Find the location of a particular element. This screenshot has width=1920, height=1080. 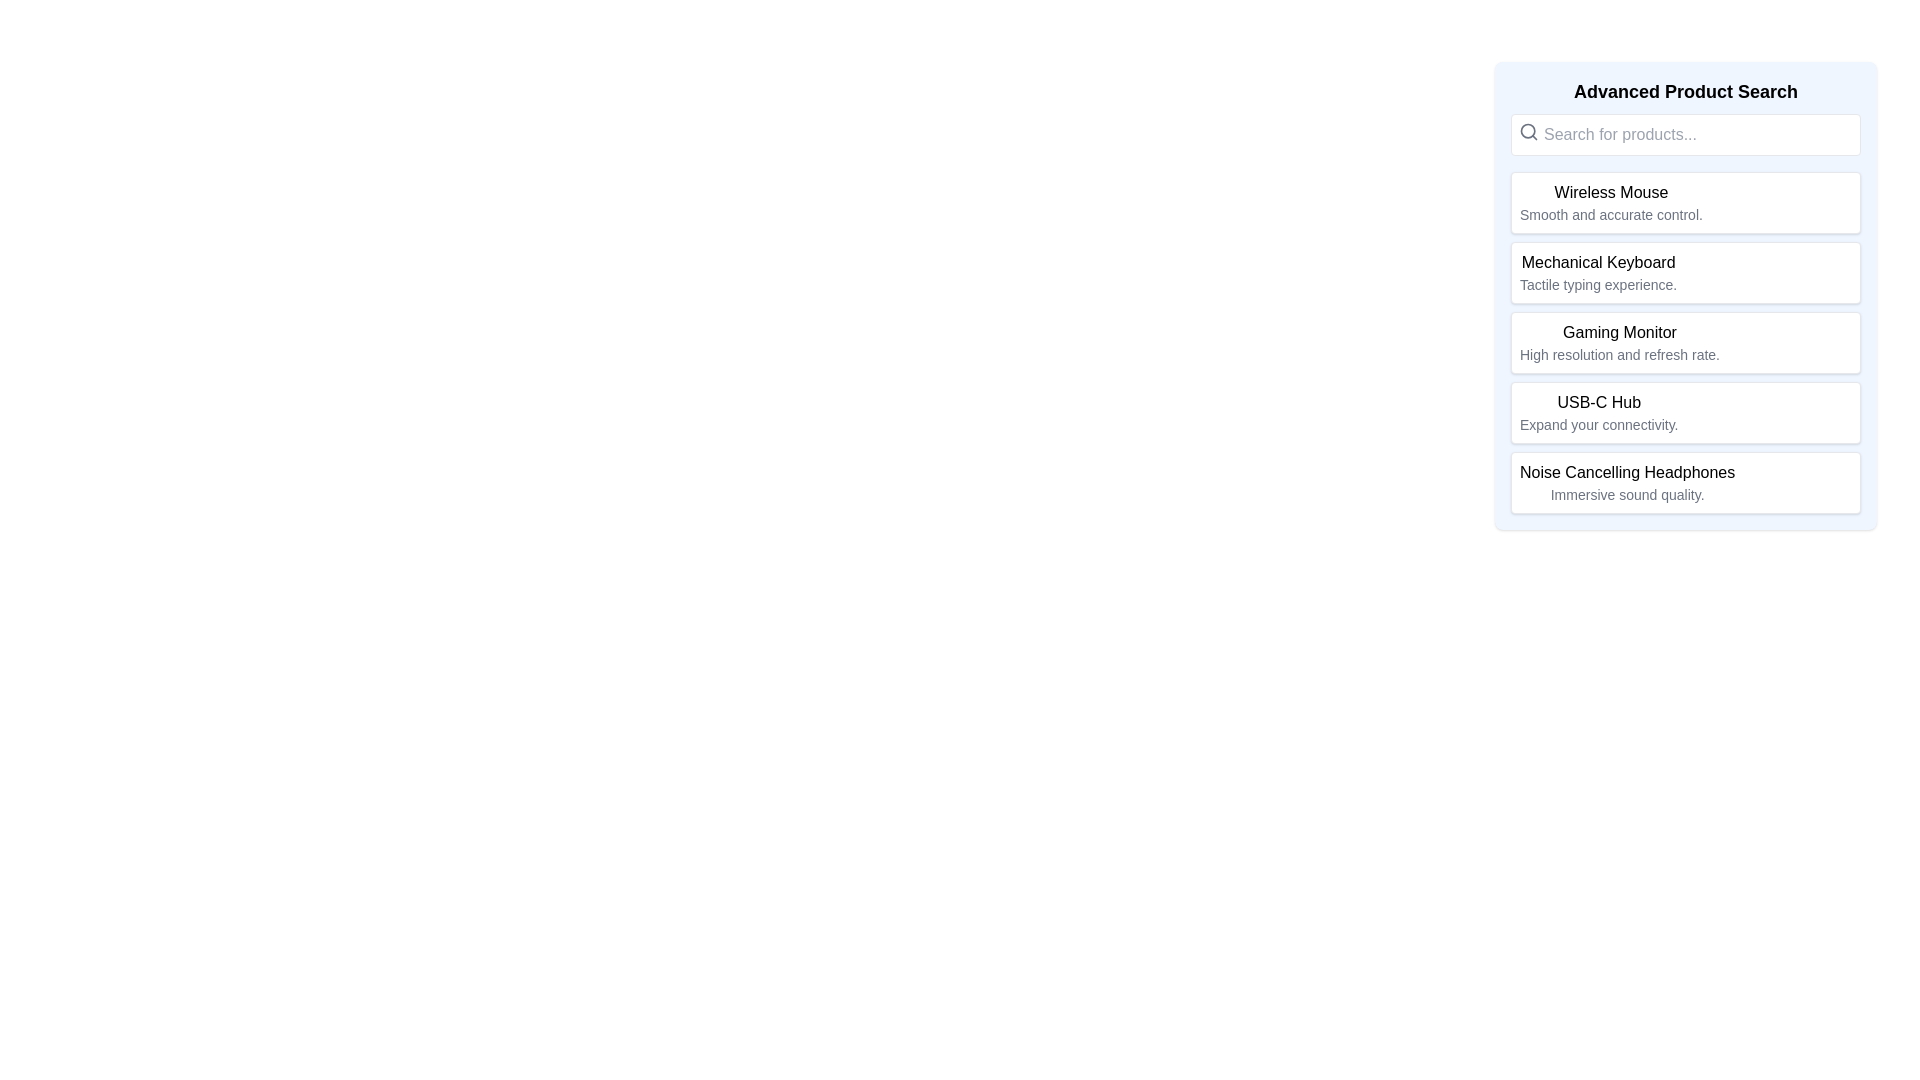

the text label that describes the product 'Gaming Monitor', located under the title 'Gaming Monitor' in the 'Advanced Product Search' section is located at coordinates (1620, 353).